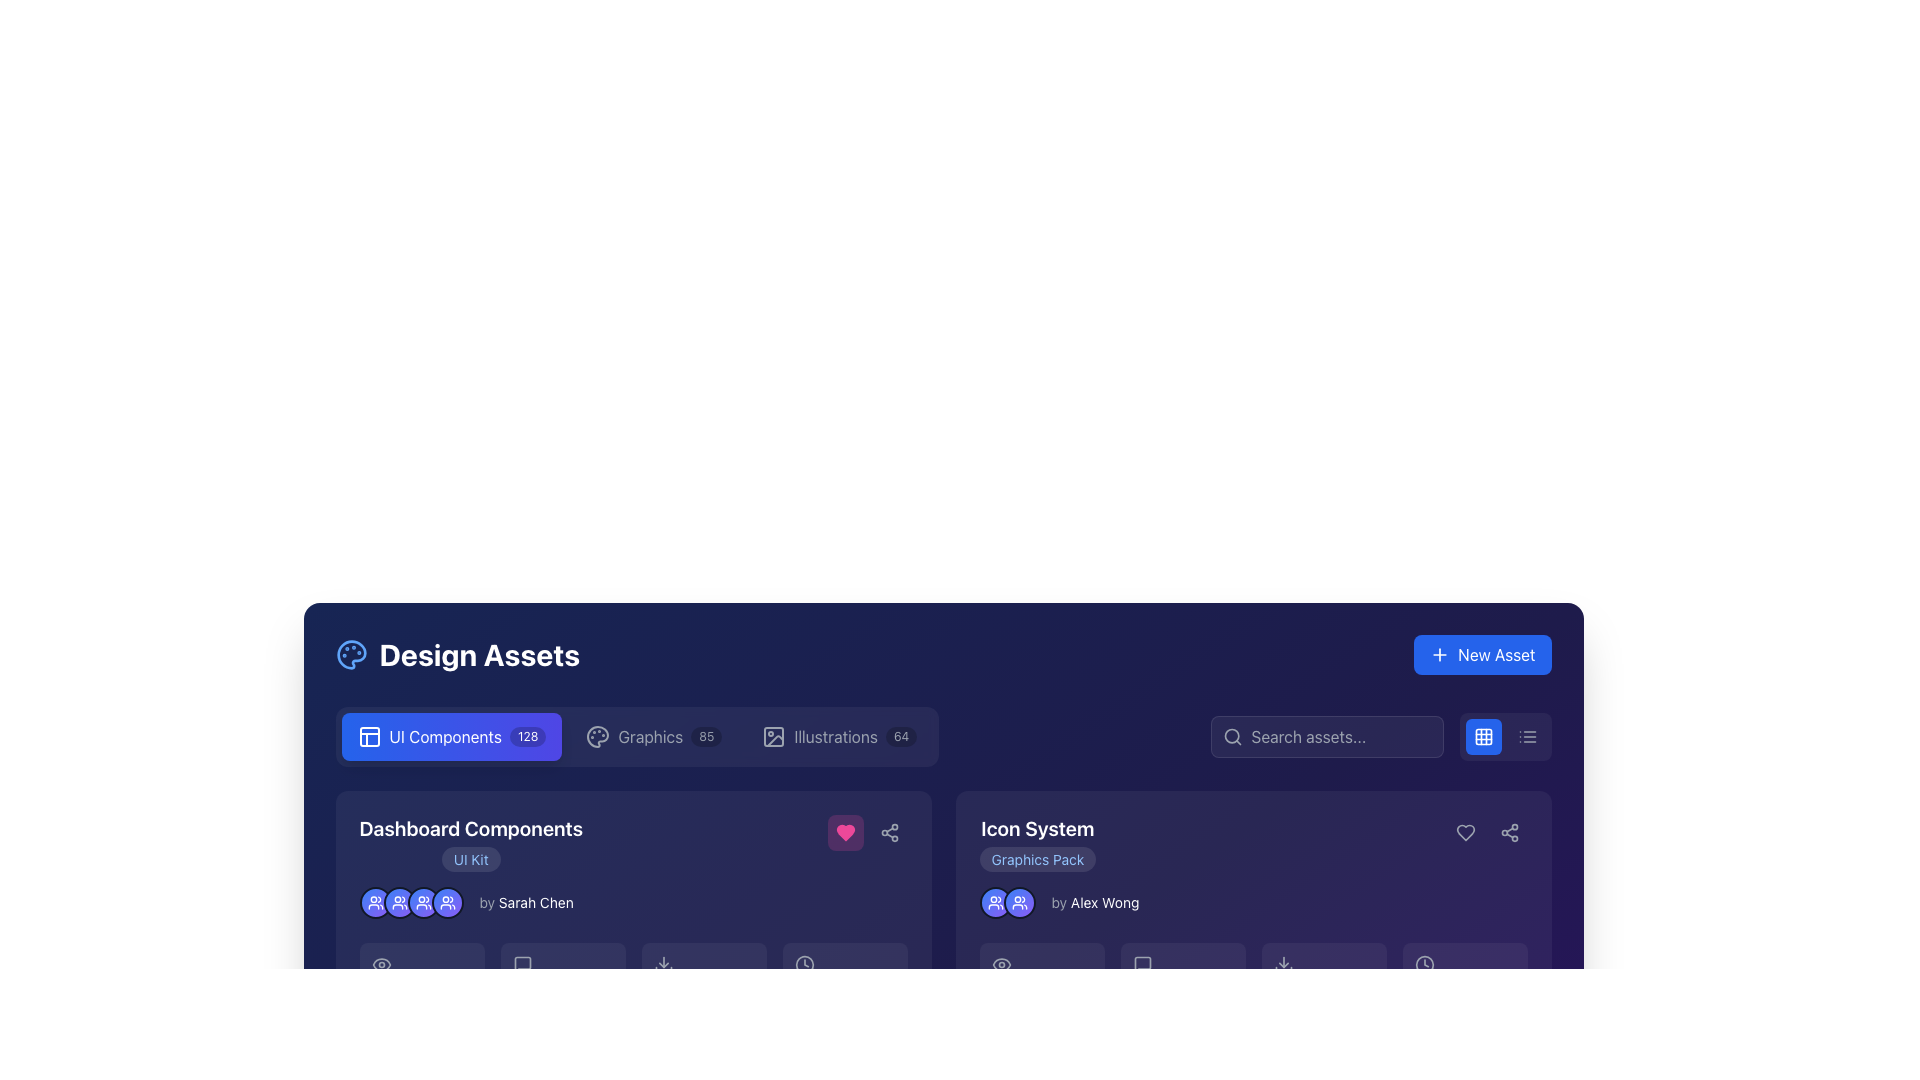 Image resolution: width=1920 pixels, height=1080 pixels. What do you see at coordinates (369, 736) in the screenshot?
I see `the graphical subcomponent of the 'UI Components' icon located at the top-left corner of the interface` at bounding box center [369, 736].